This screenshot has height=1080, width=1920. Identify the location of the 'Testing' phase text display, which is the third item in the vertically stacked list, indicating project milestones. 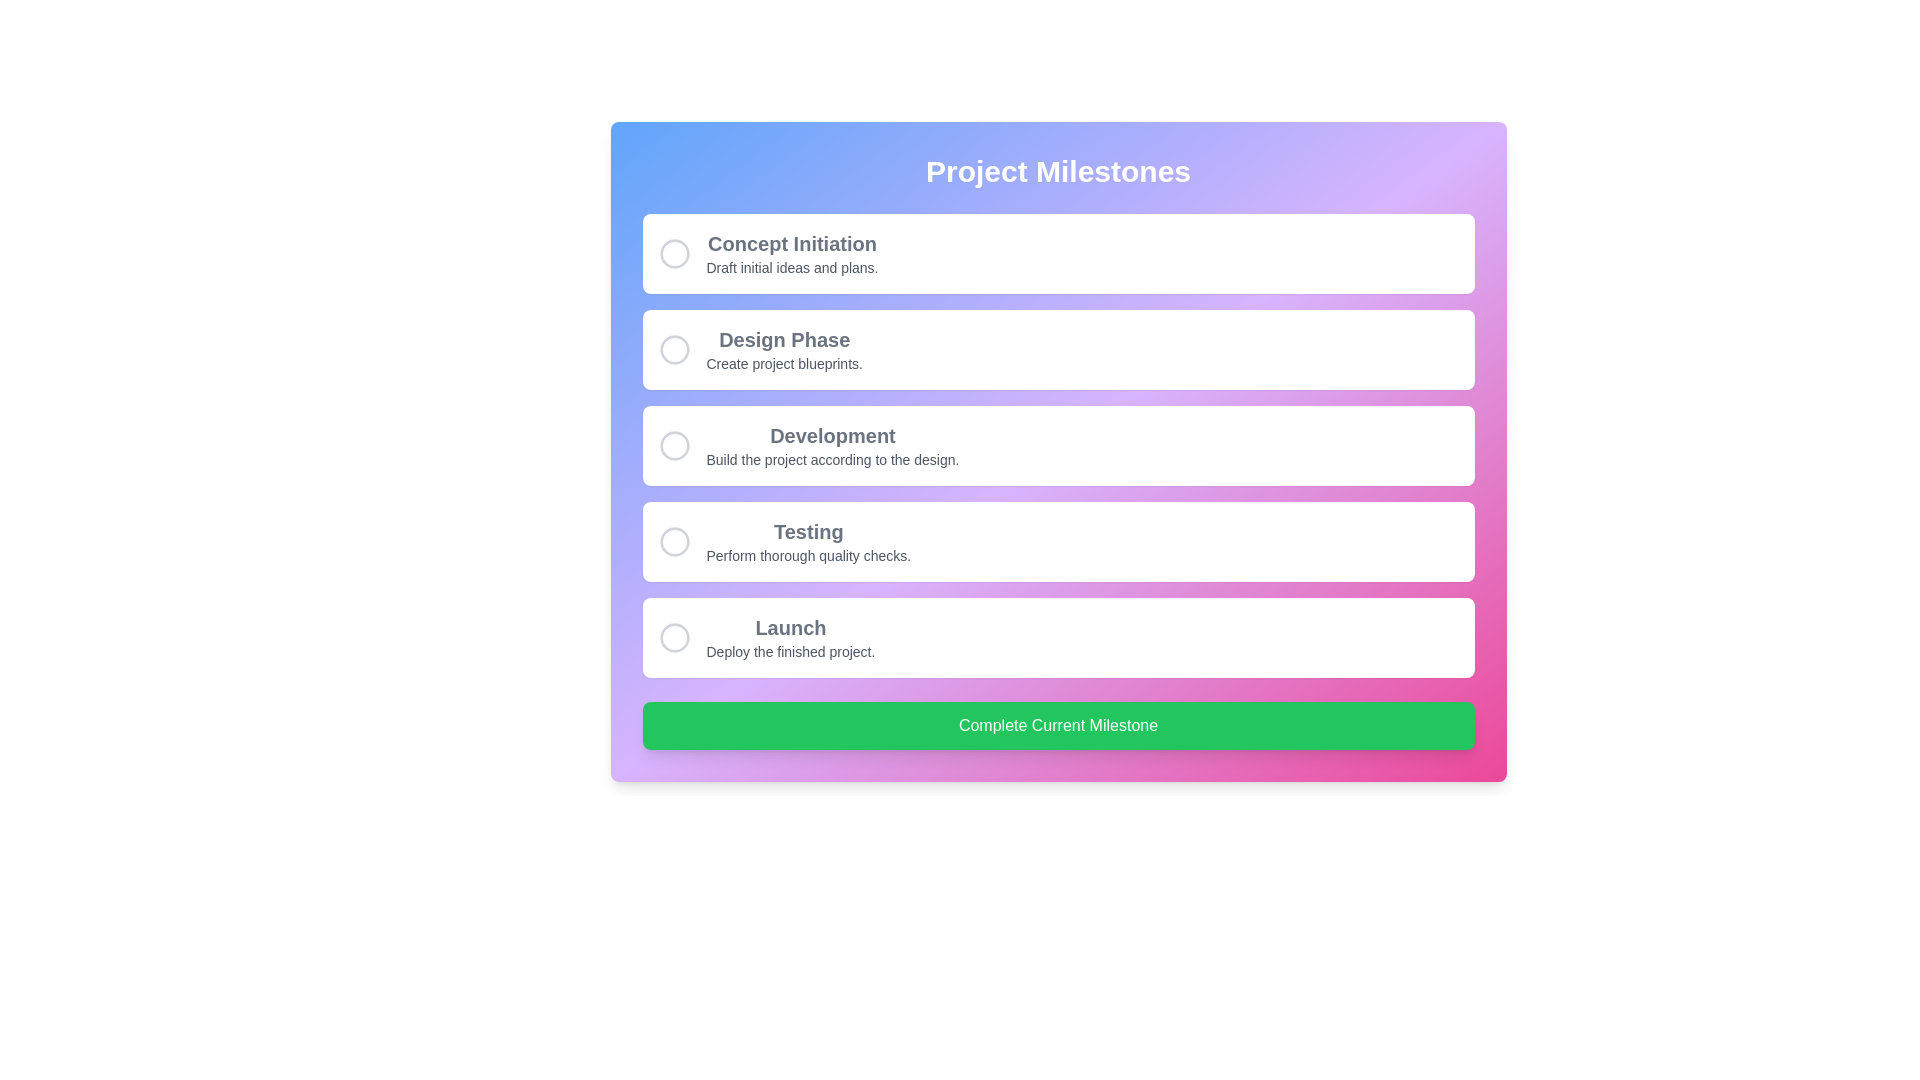
(808, 542).